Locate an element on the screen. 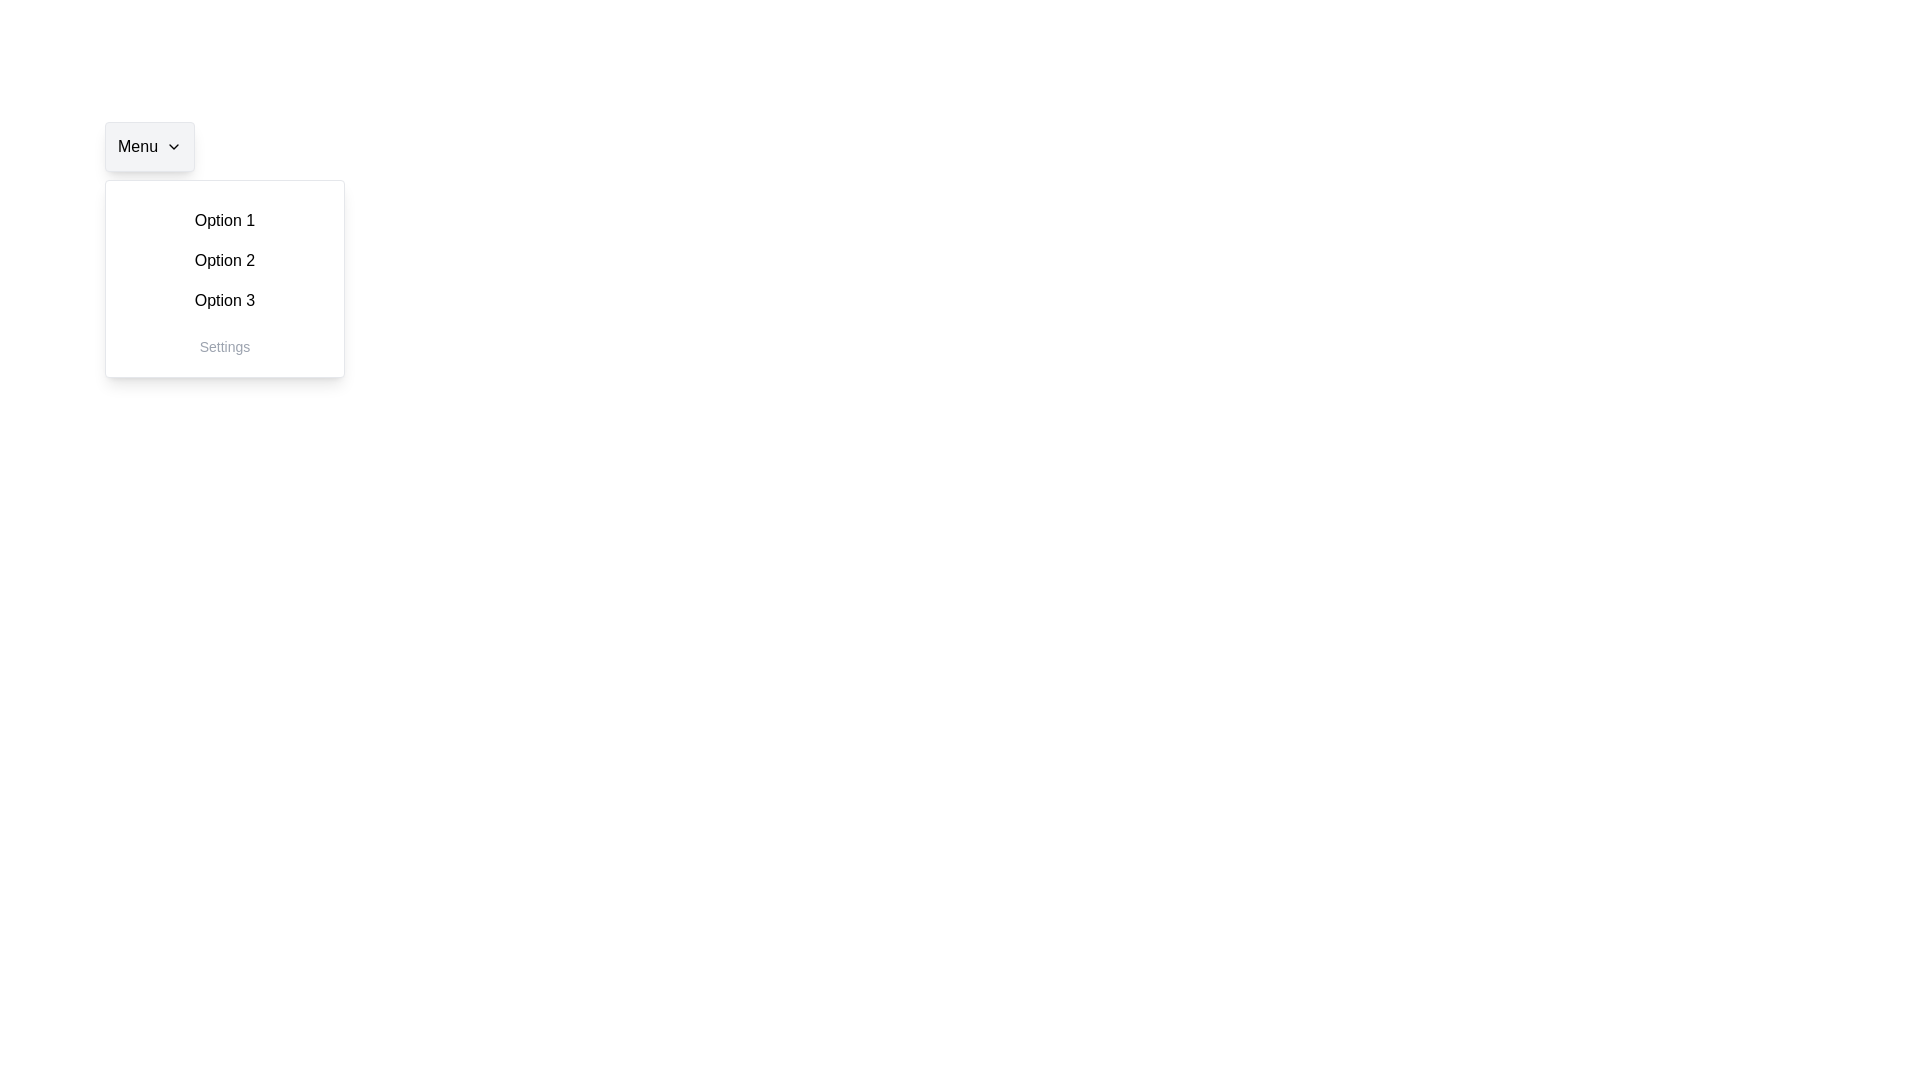  the third menu option labeled 'Option 3' is located at coordinates (225, 300).